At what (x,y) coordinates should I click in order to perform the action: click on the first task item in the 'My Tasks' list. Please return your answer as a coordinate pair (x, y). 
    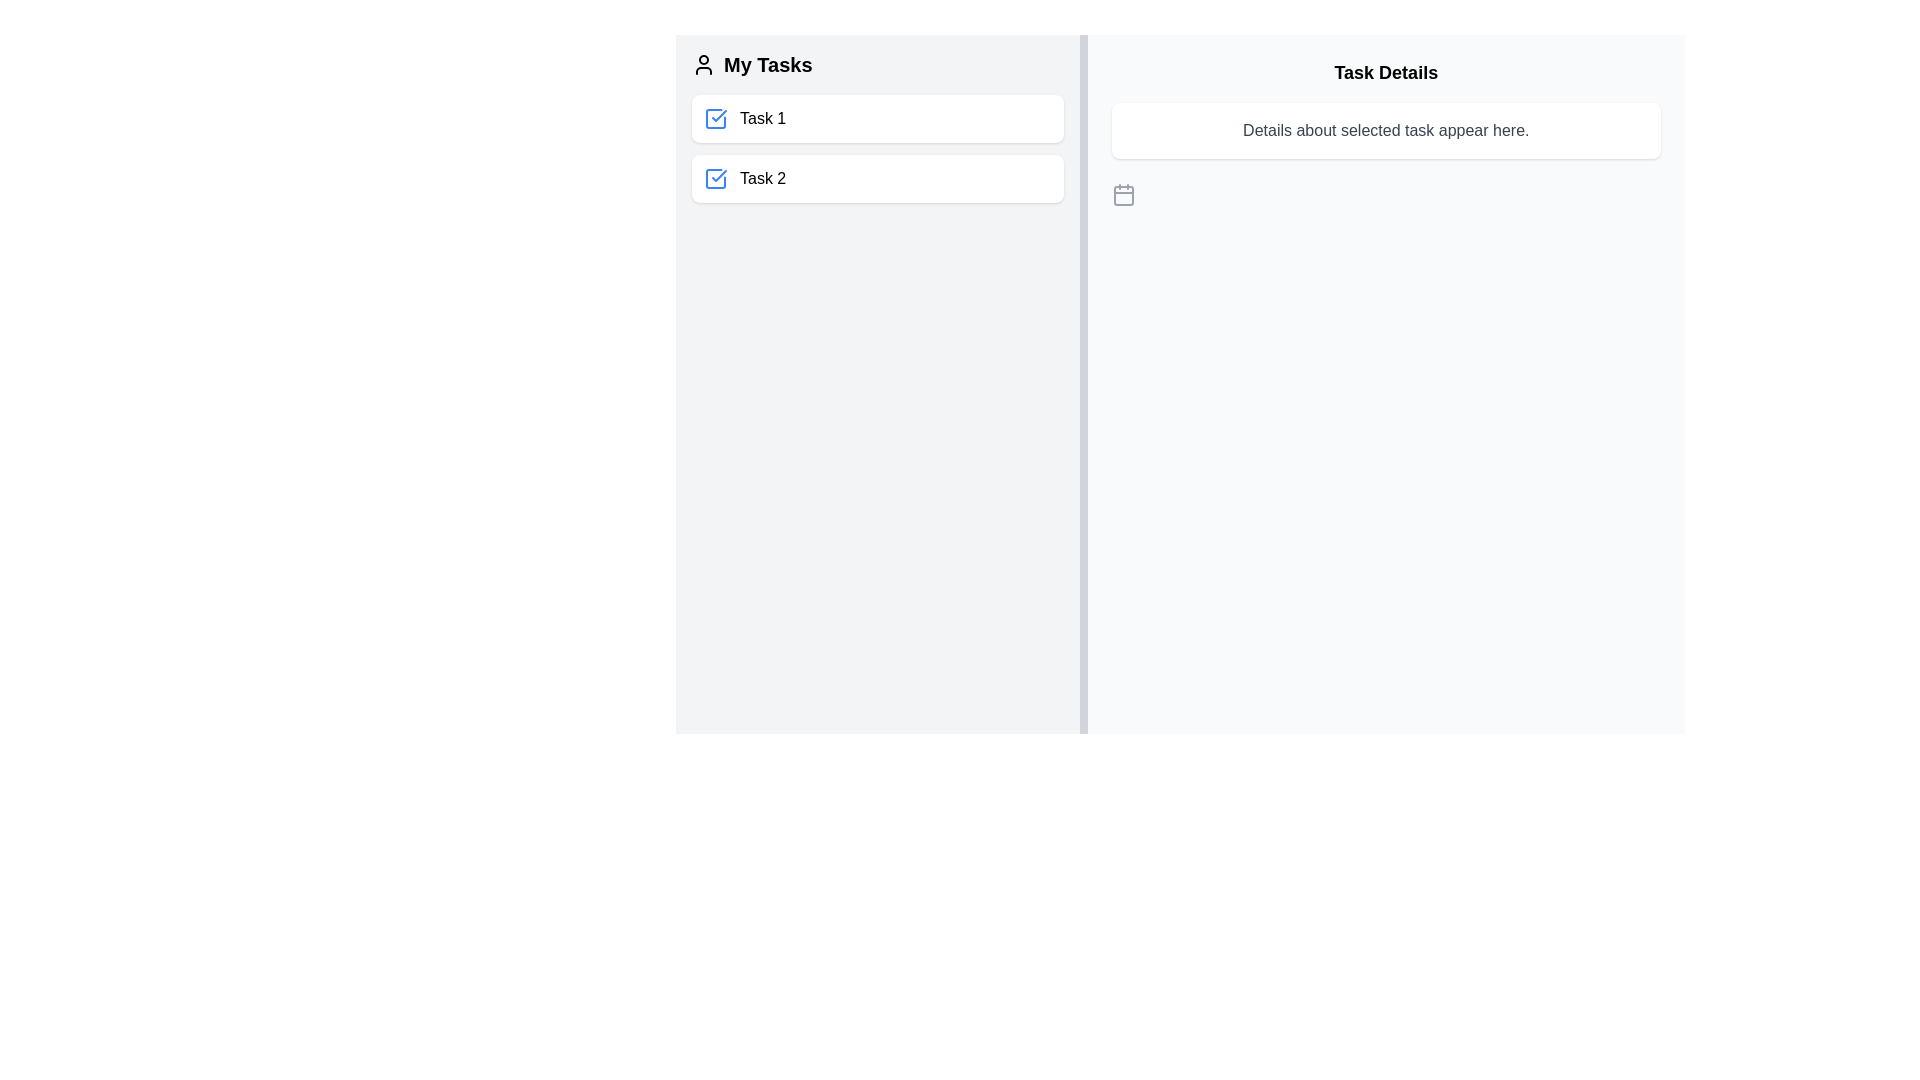
    Looking at the image, I should click on (877, 119).